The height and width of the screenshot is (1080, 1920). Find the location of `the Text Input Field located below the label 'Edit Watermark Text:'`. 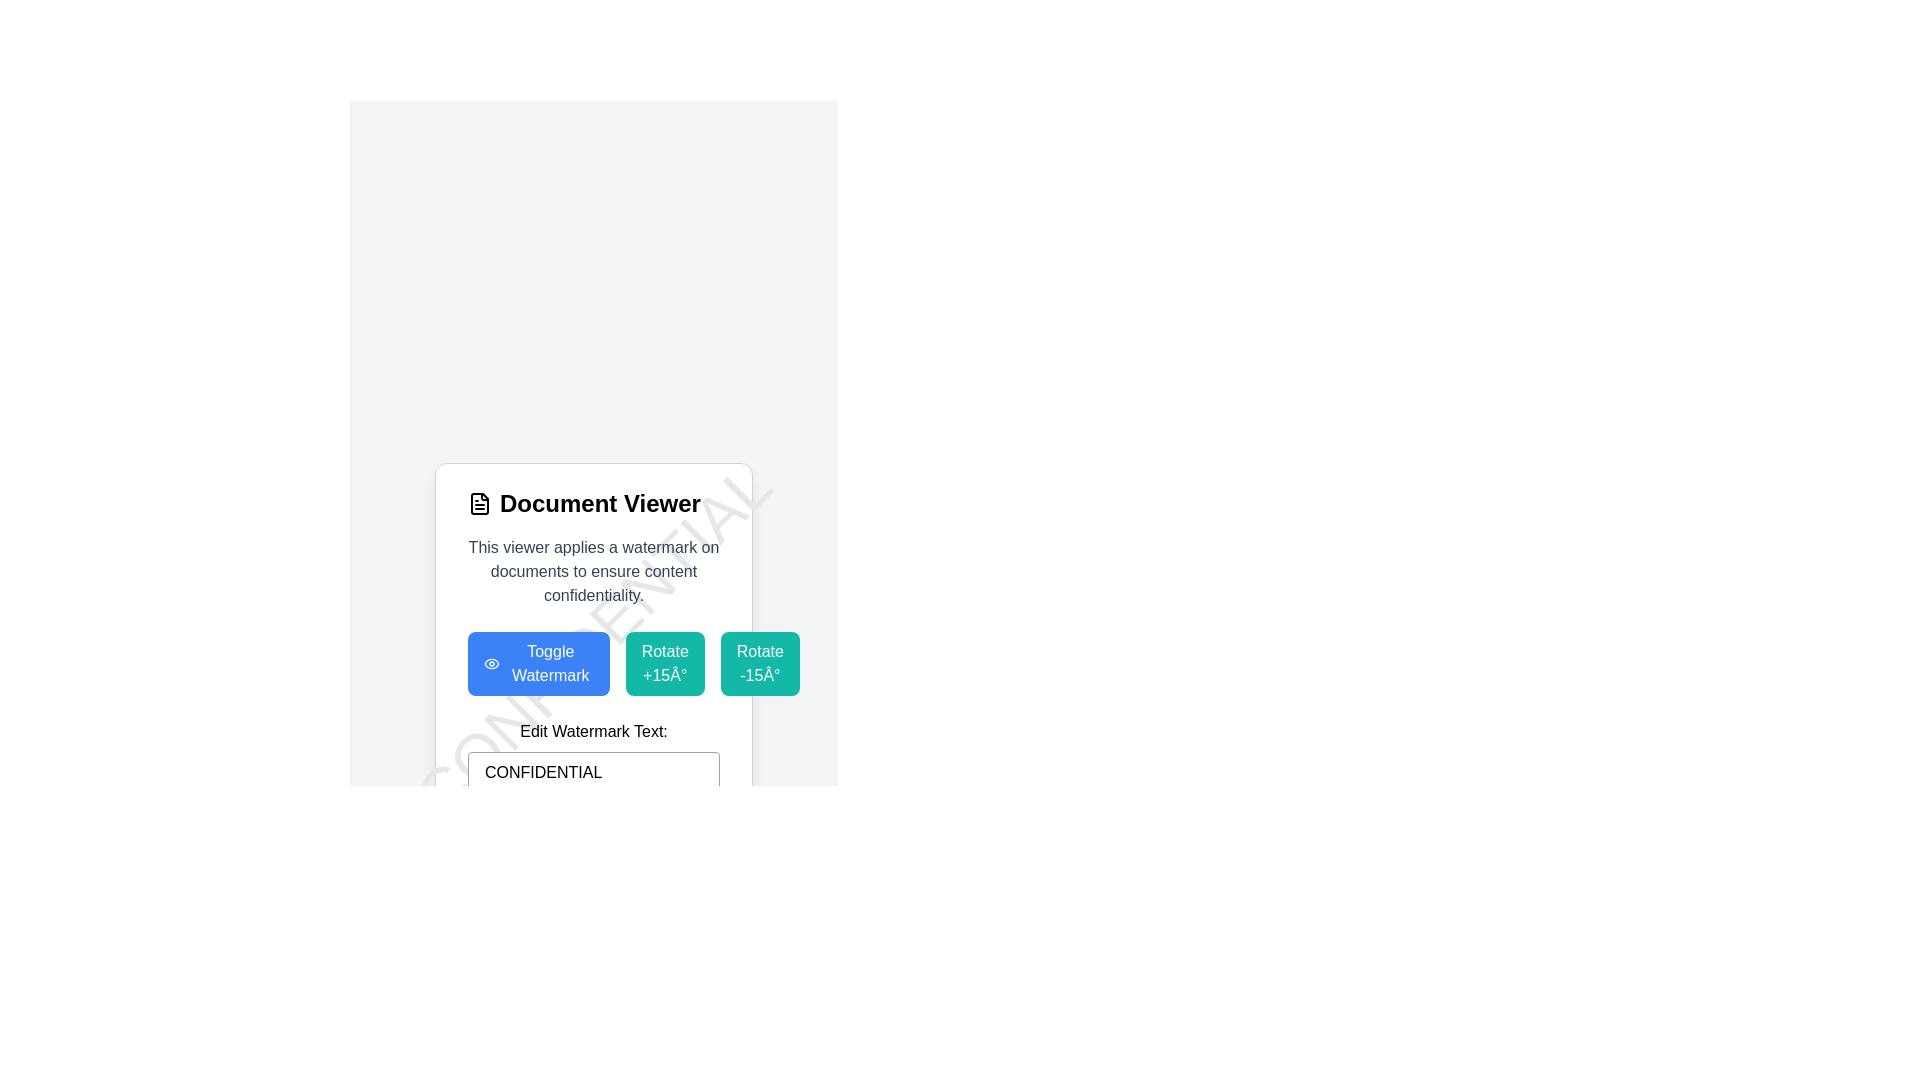

the Text Input Field located below the label 'Edit Watermark Text:' is located at coordinates (593, 771).